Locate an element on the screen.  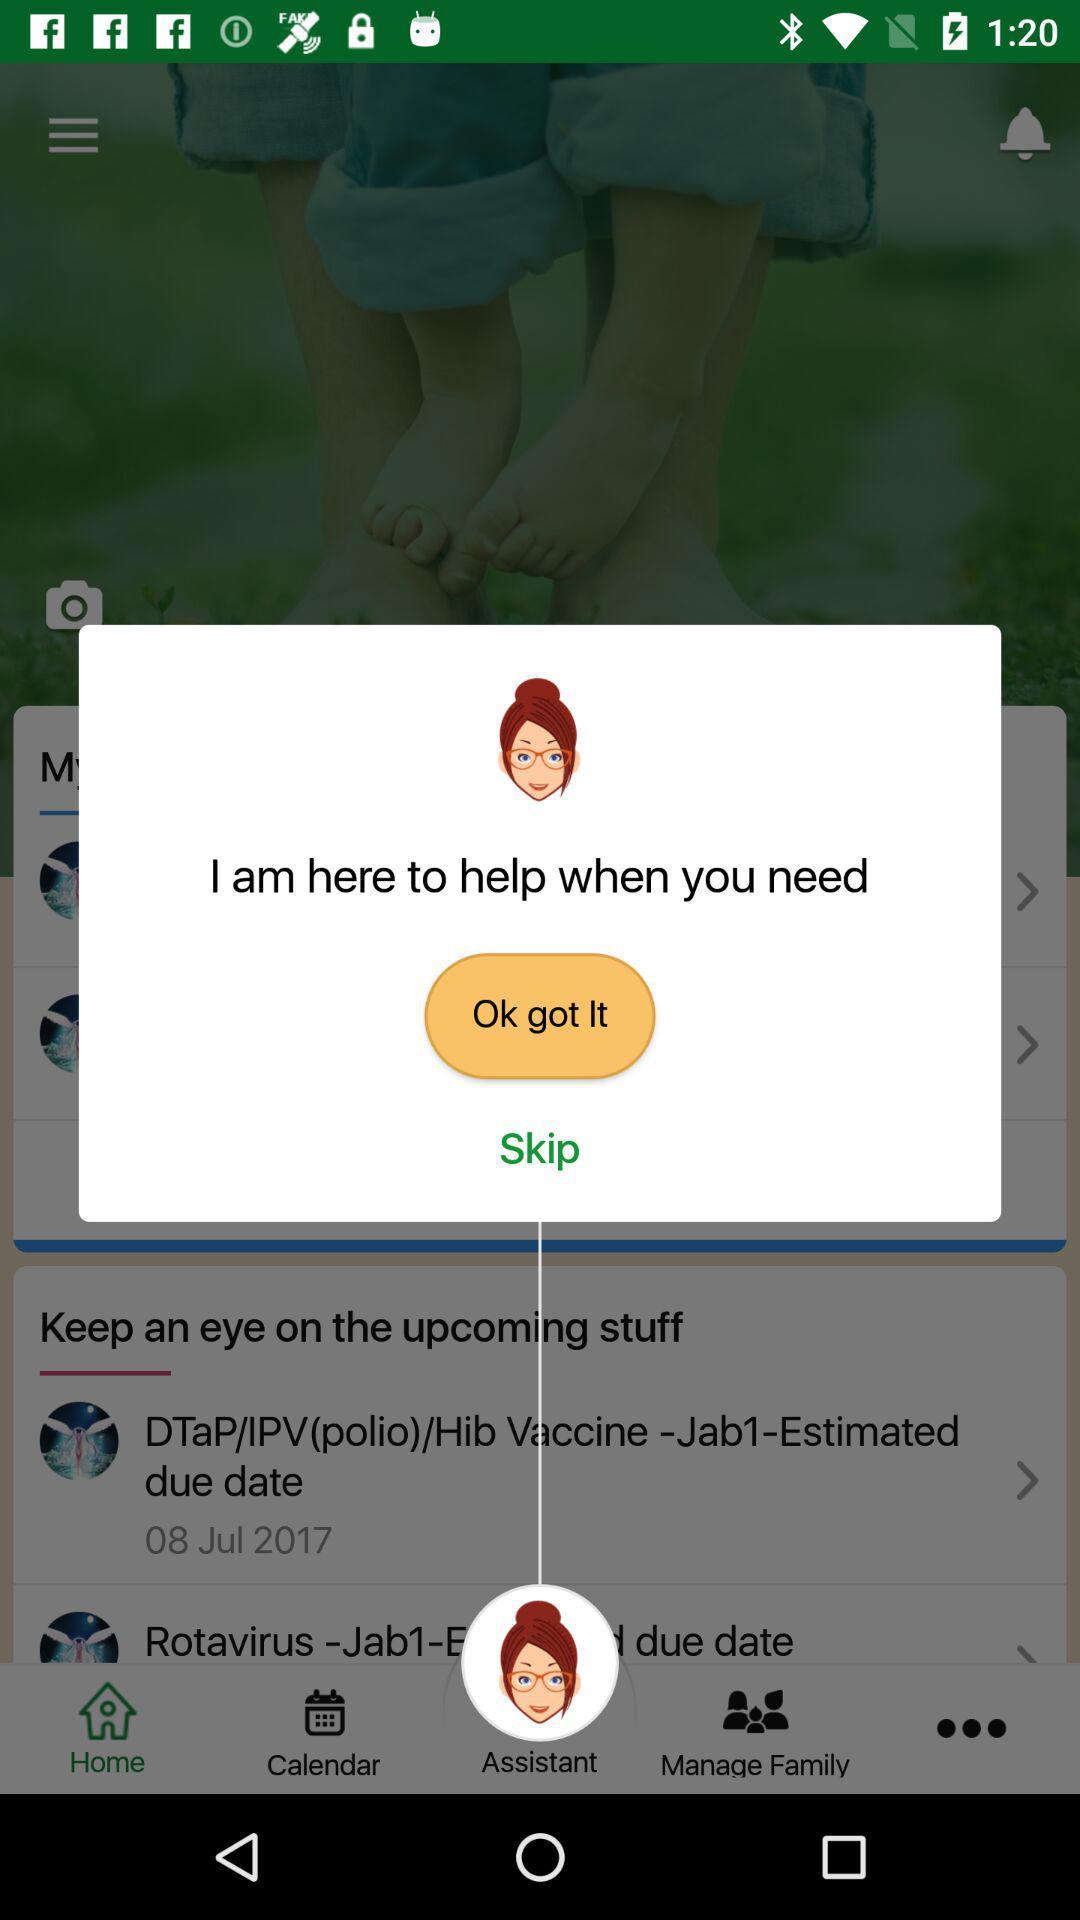
icon below i am here icon is located at coordinates (540, 1016).